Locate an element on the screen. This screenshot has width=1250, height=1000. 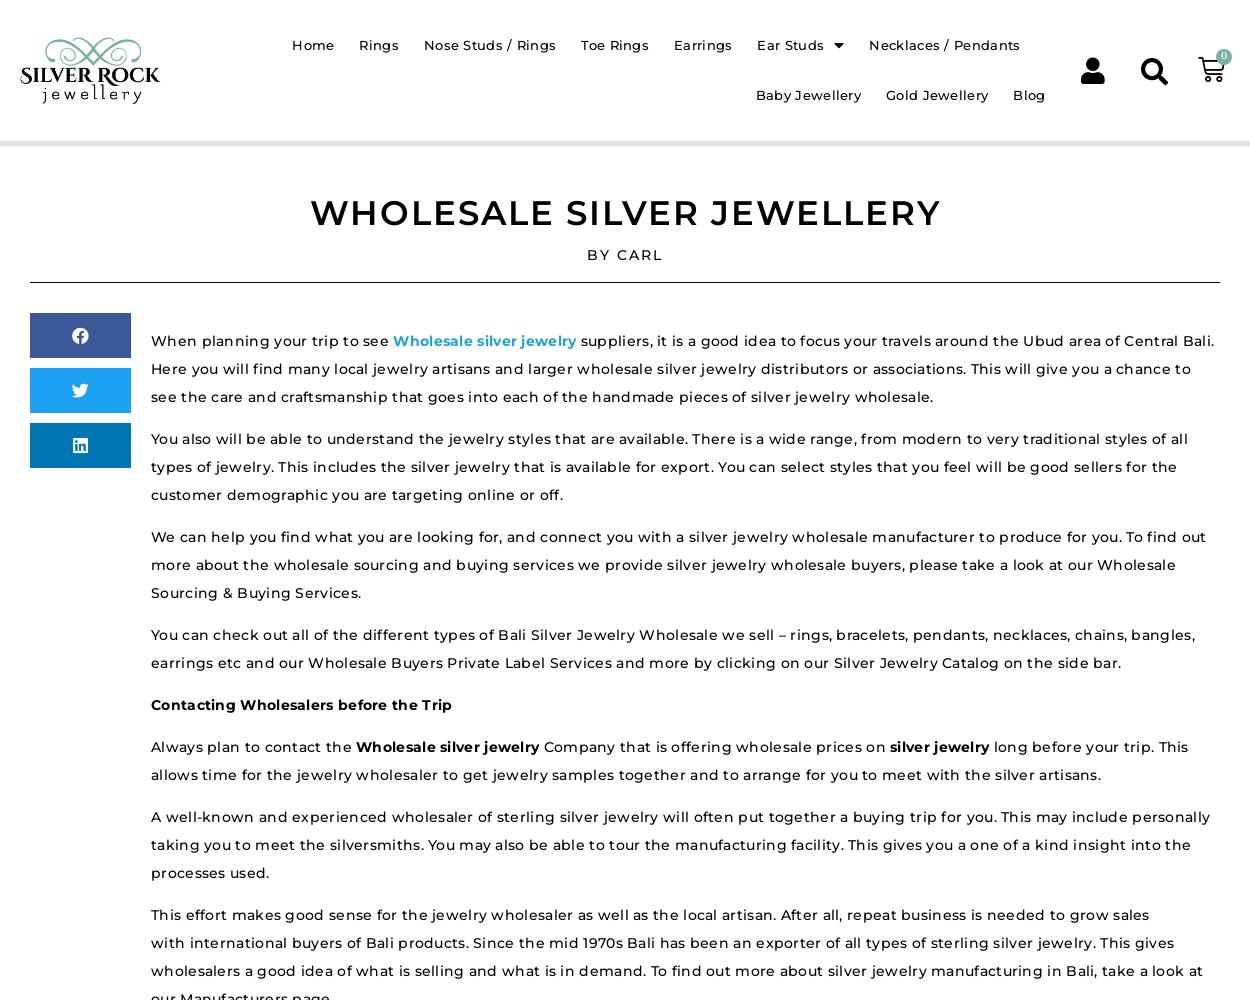
'Rings' is located at coordinates (358, 45).